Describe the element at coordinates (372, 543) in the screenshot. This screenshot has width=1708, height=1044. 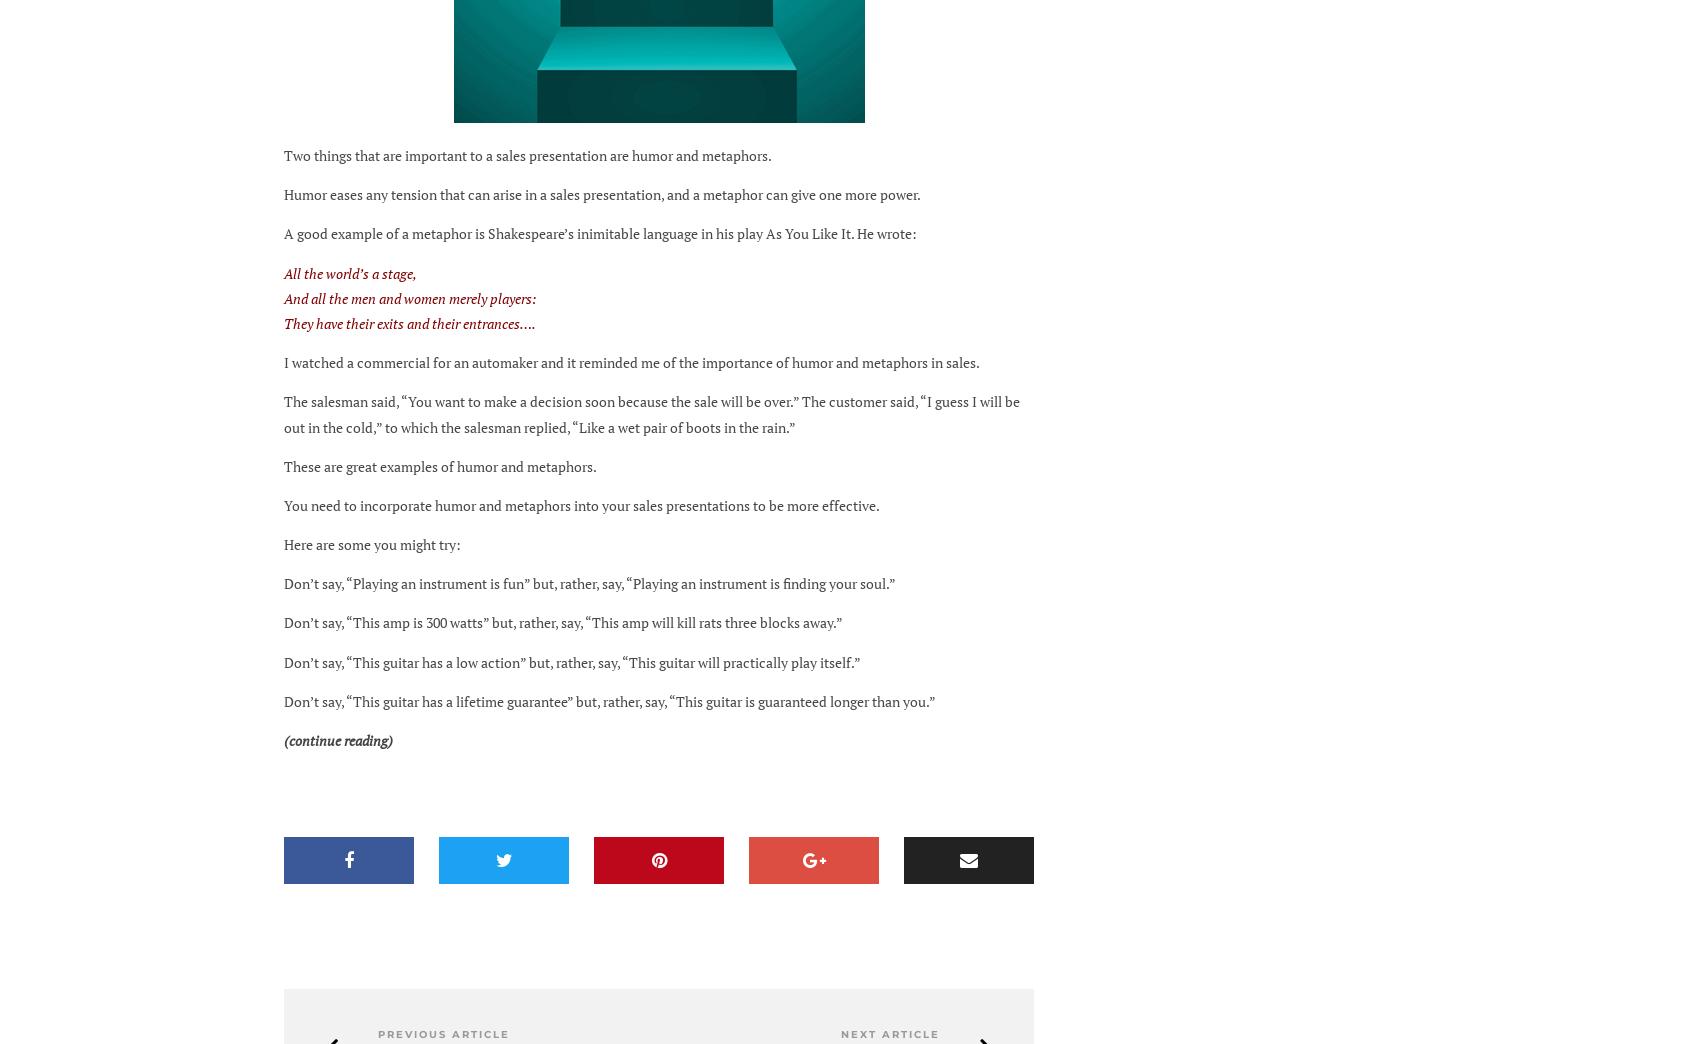
I see `'Here are some you might try:'` at that location.